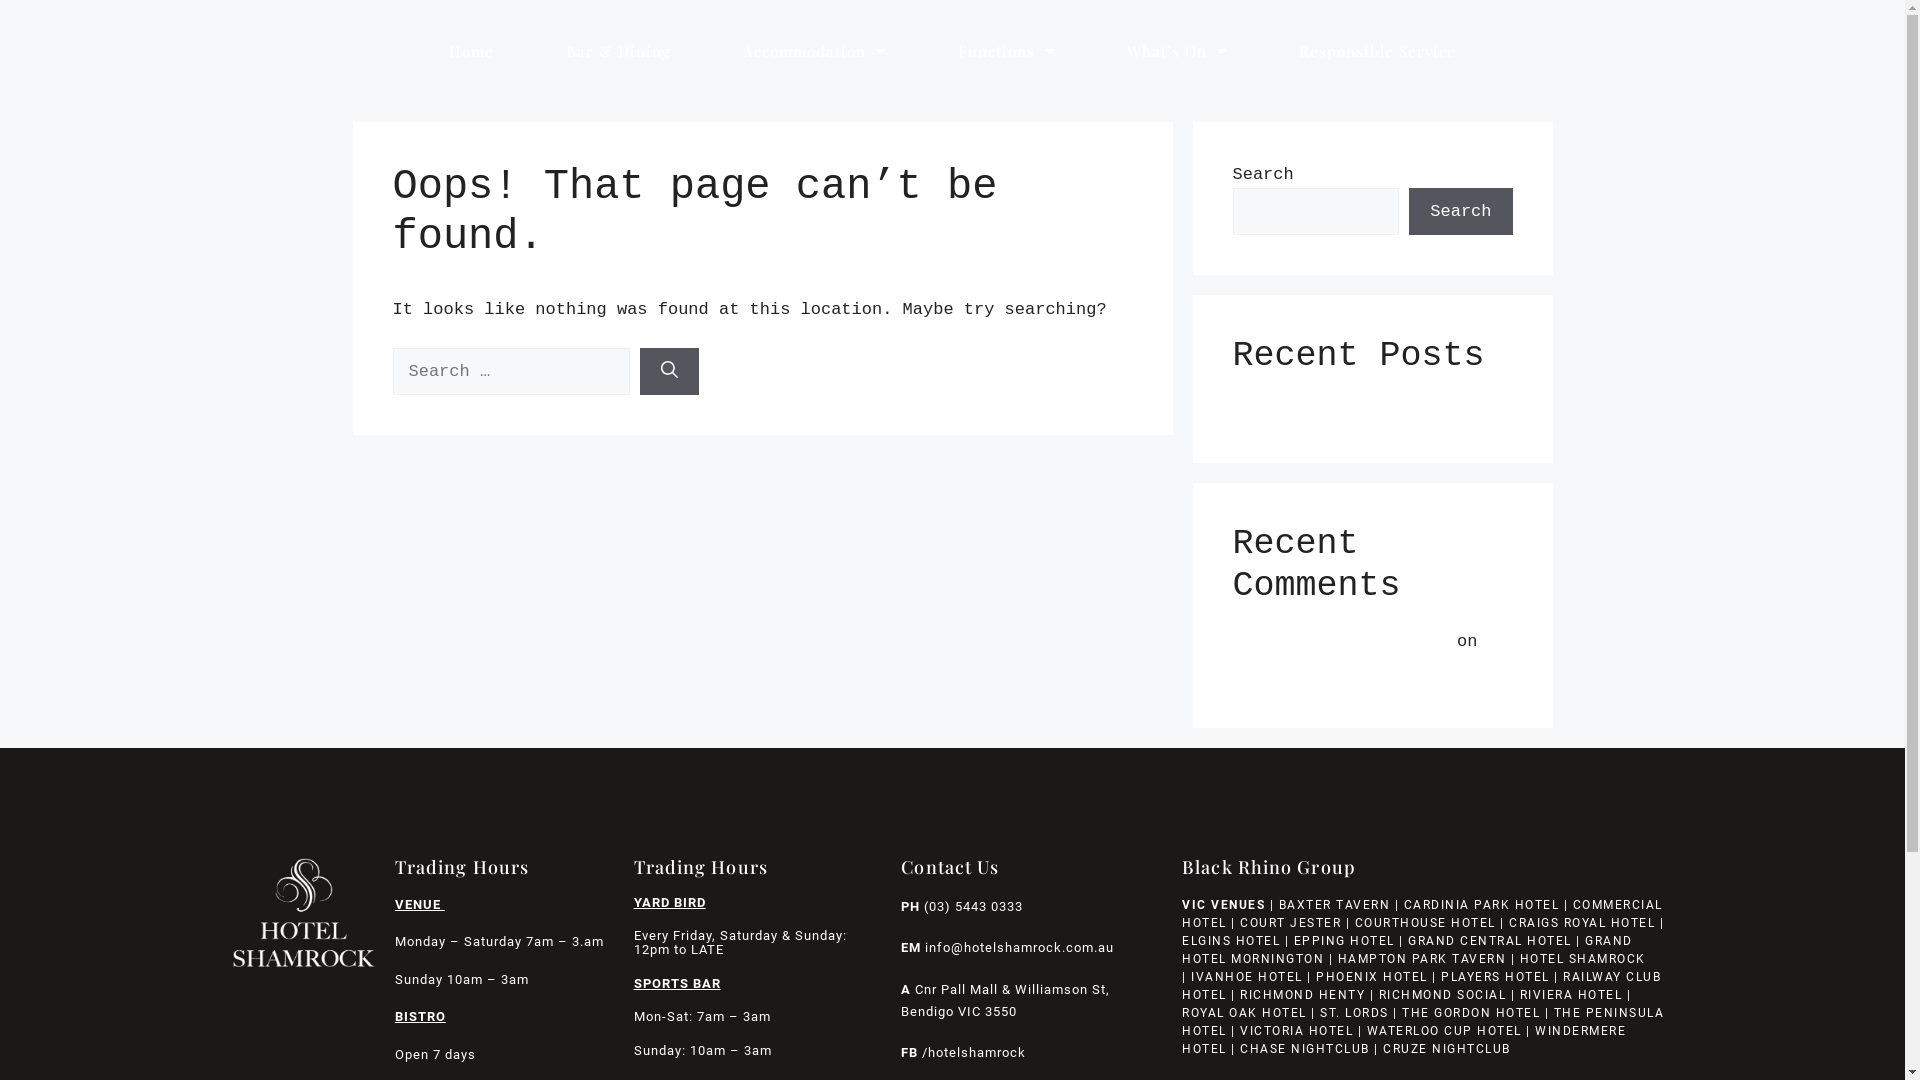 The height and width of the screenshot is (1080, 1920). Describe the element at coordinates (1246, 975) in the screenshot. I see `'IVANHOE HOTEL'` at that location.